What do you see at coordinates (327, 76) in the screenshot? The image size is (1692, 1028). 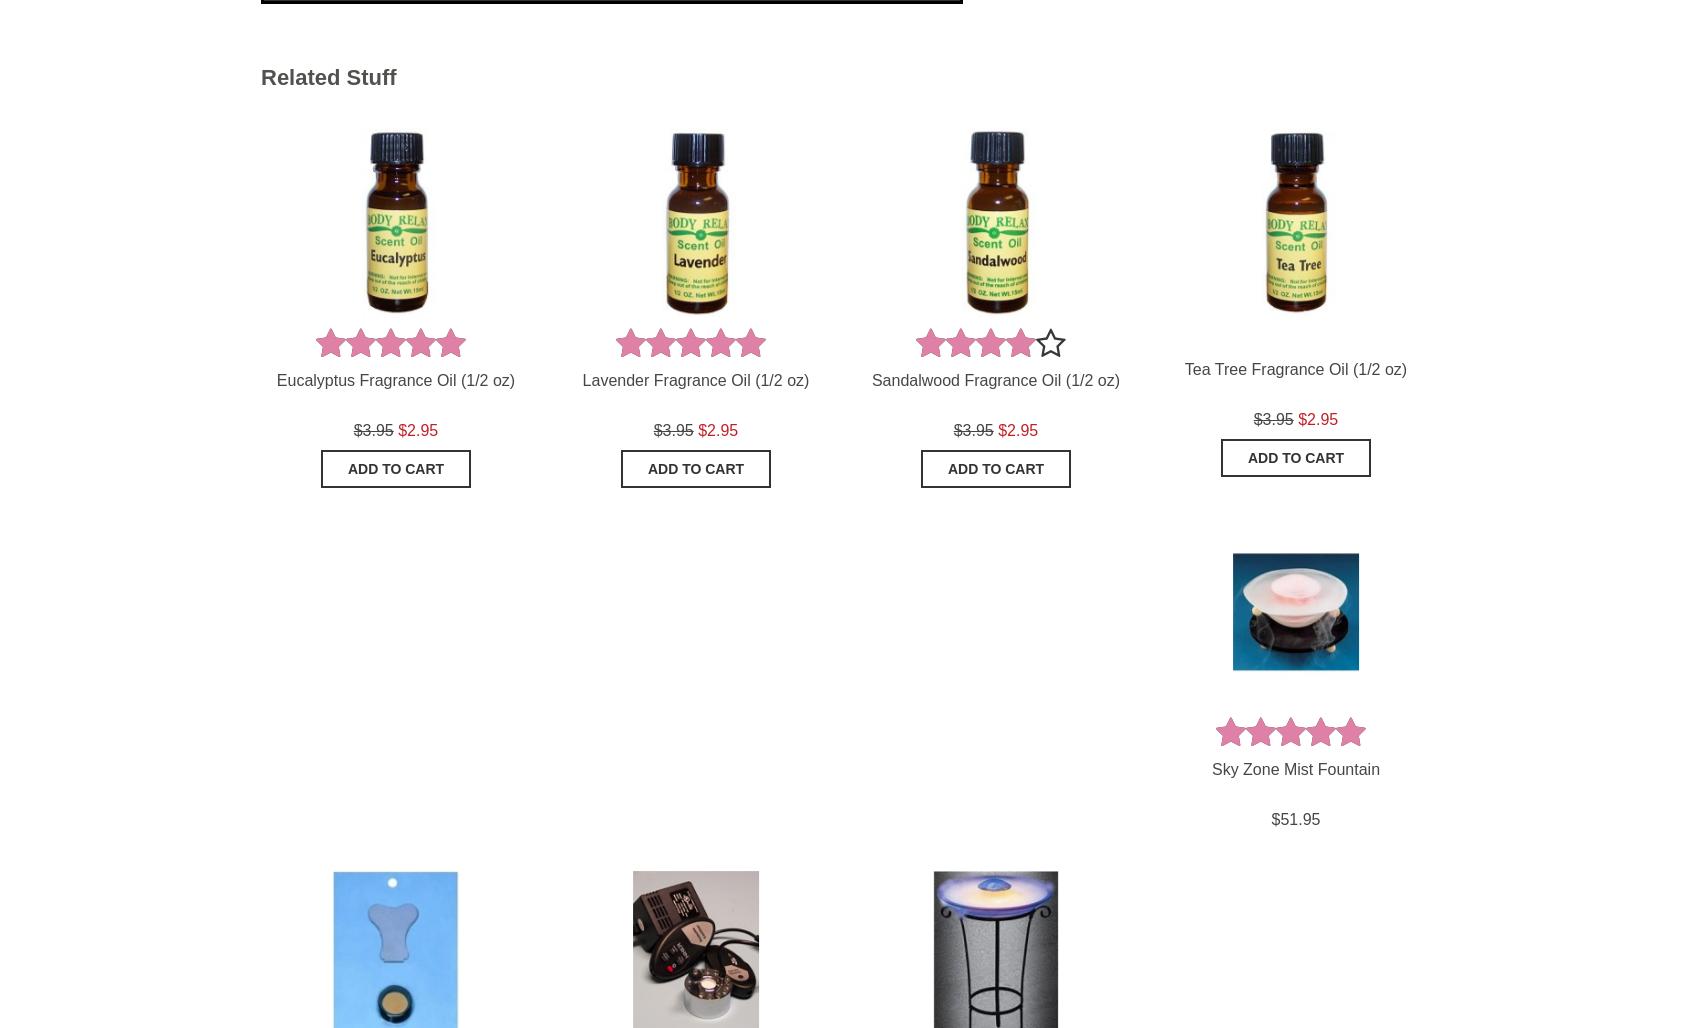 I see `'Related Stuff'` at bounding box center [327, 76].